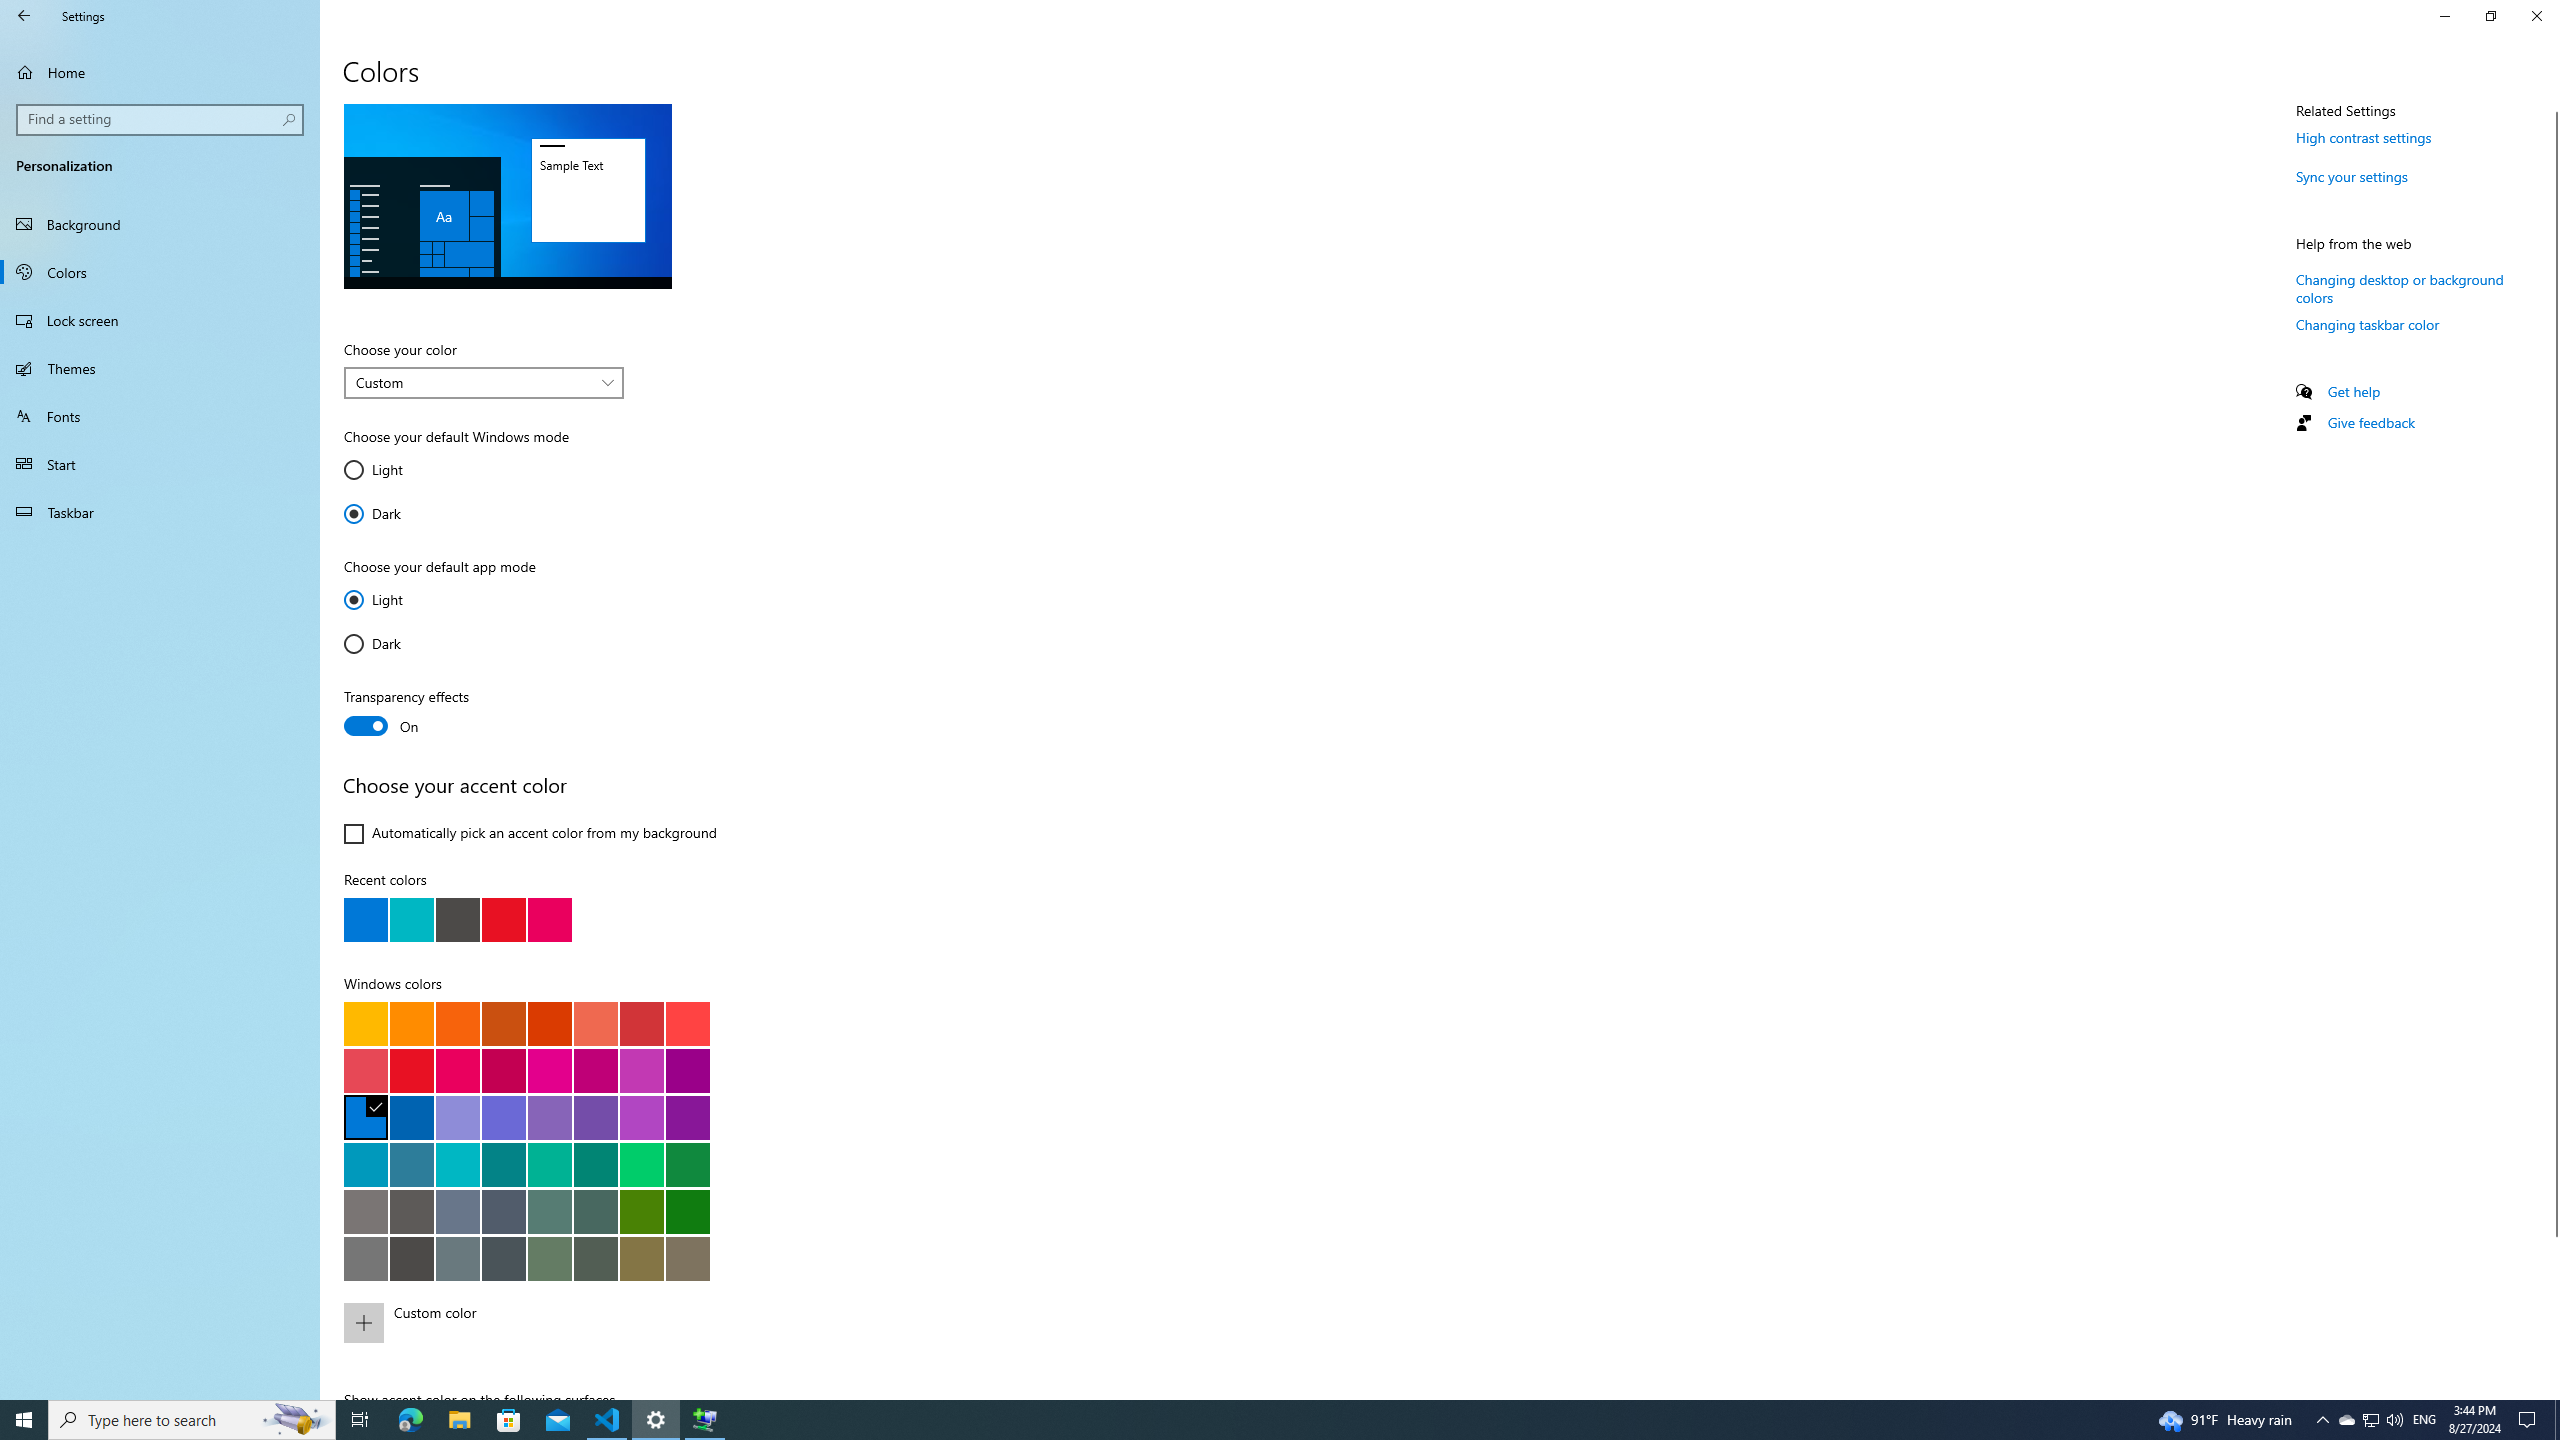 This screenshot has height=1440, width=2560. Describe the element at coordinates (416, 713) in the screenshot. I see `'Transparency effects'` at that location.